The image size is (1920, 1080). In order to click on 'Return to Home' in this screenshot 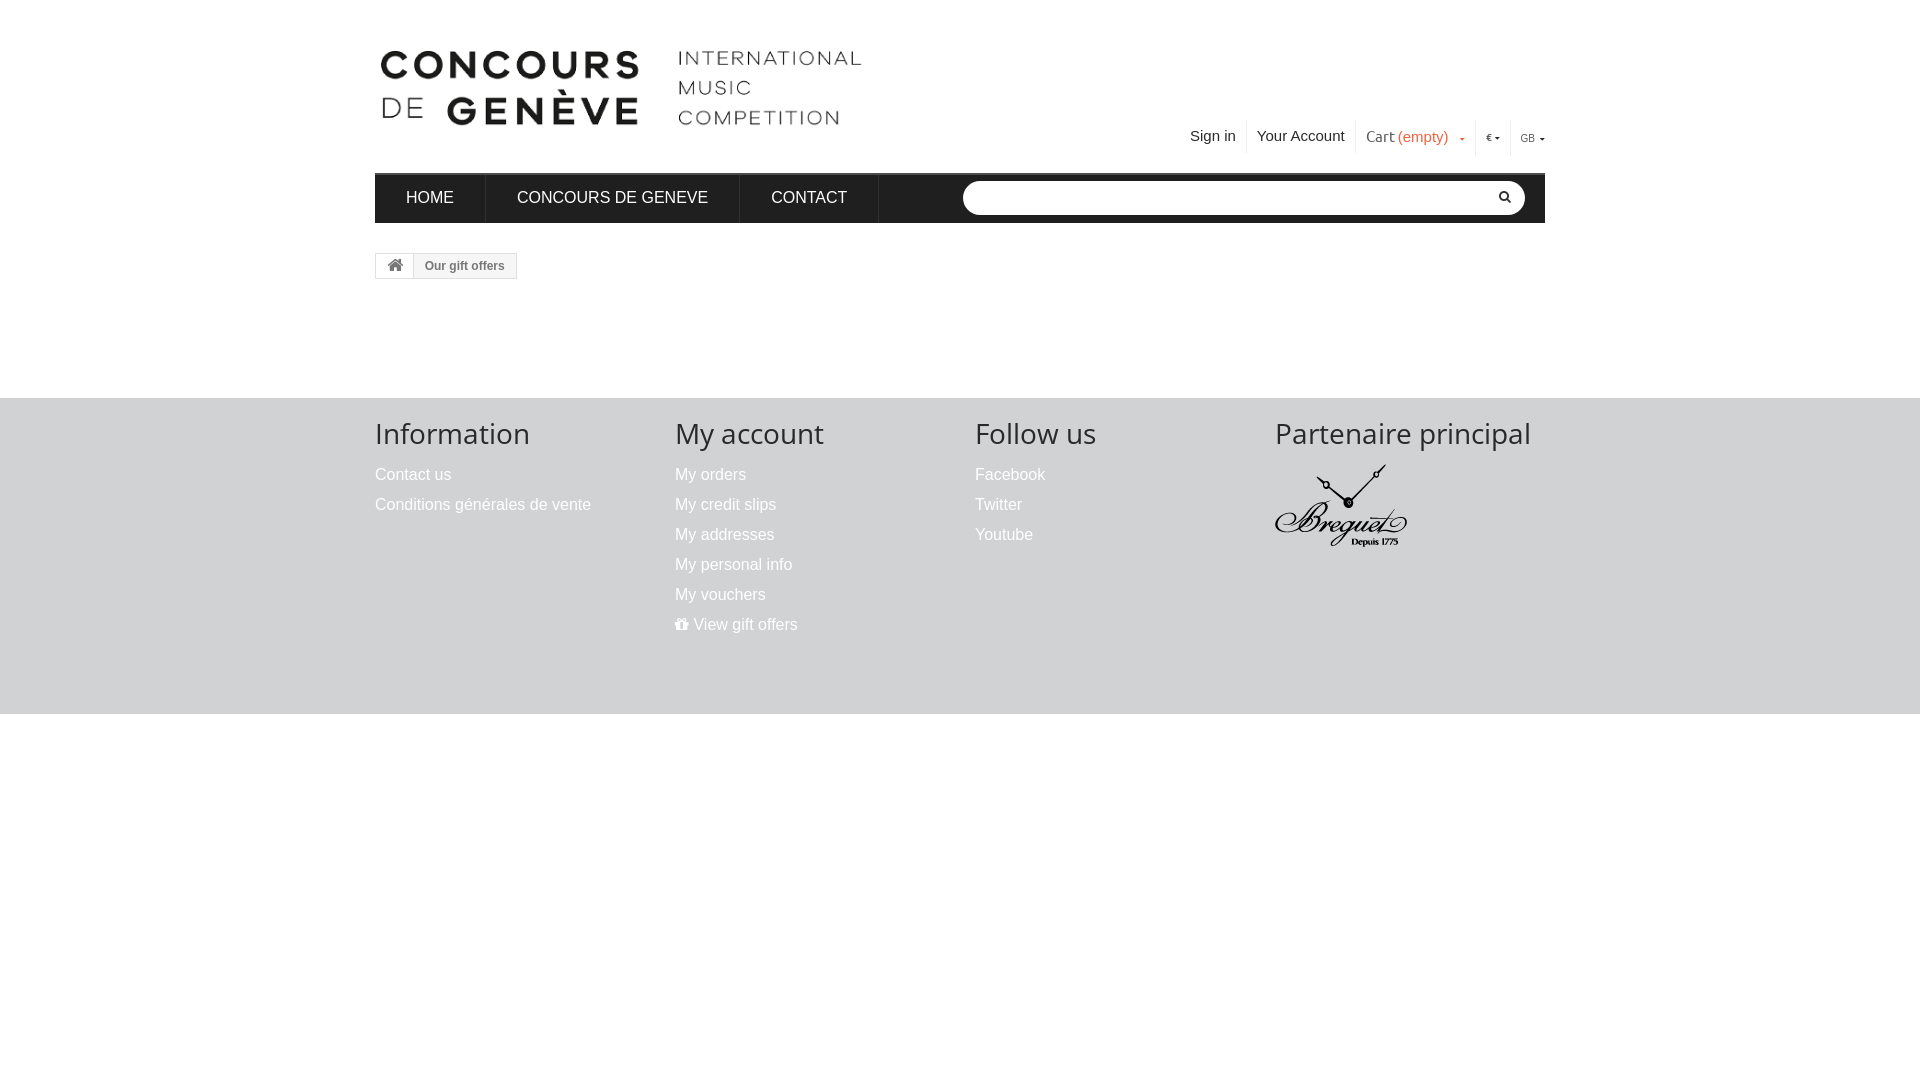, I will do `click(394, 265)`.